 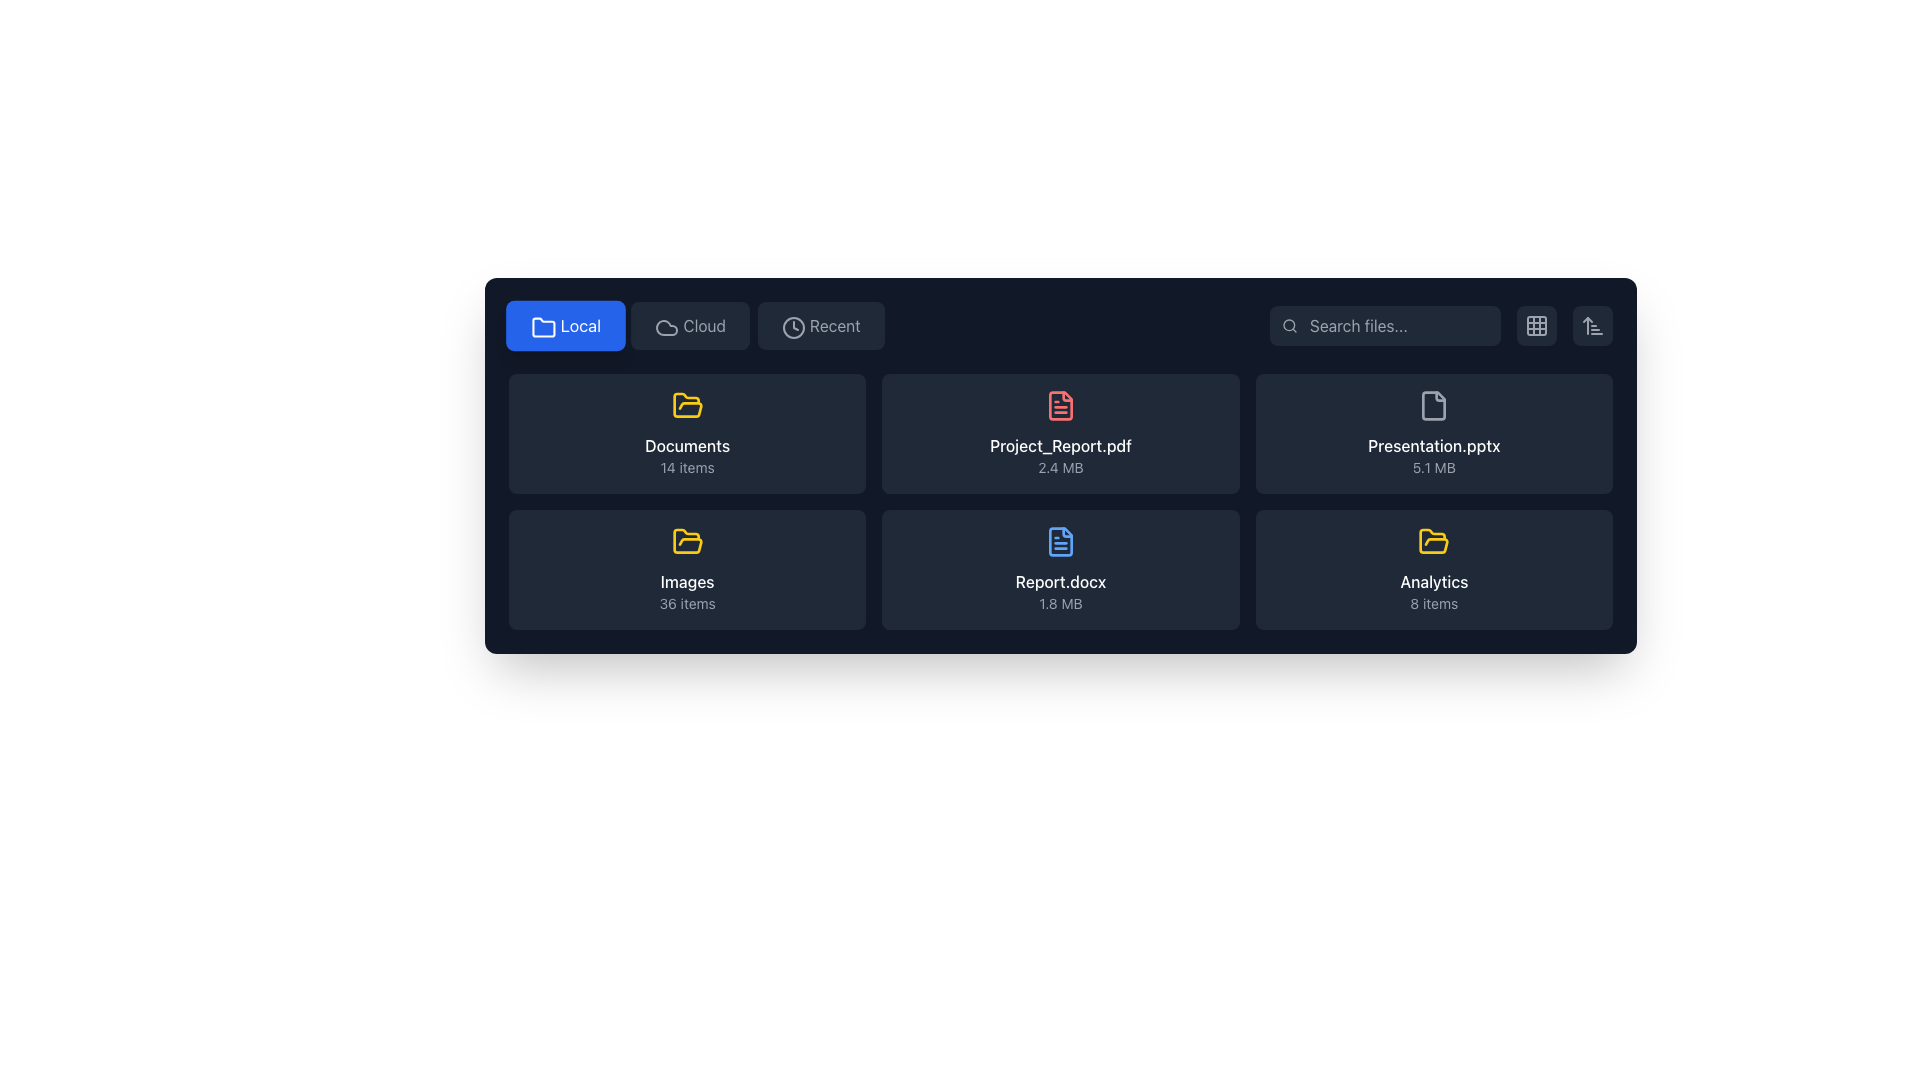 What do you see at coordinates (579, 325) in the screenshot?
I see `the 'Local' button which contains the text label 'Local' indicating a local storage option, located to the right of the folder icon` at bounding box center [579, 325].